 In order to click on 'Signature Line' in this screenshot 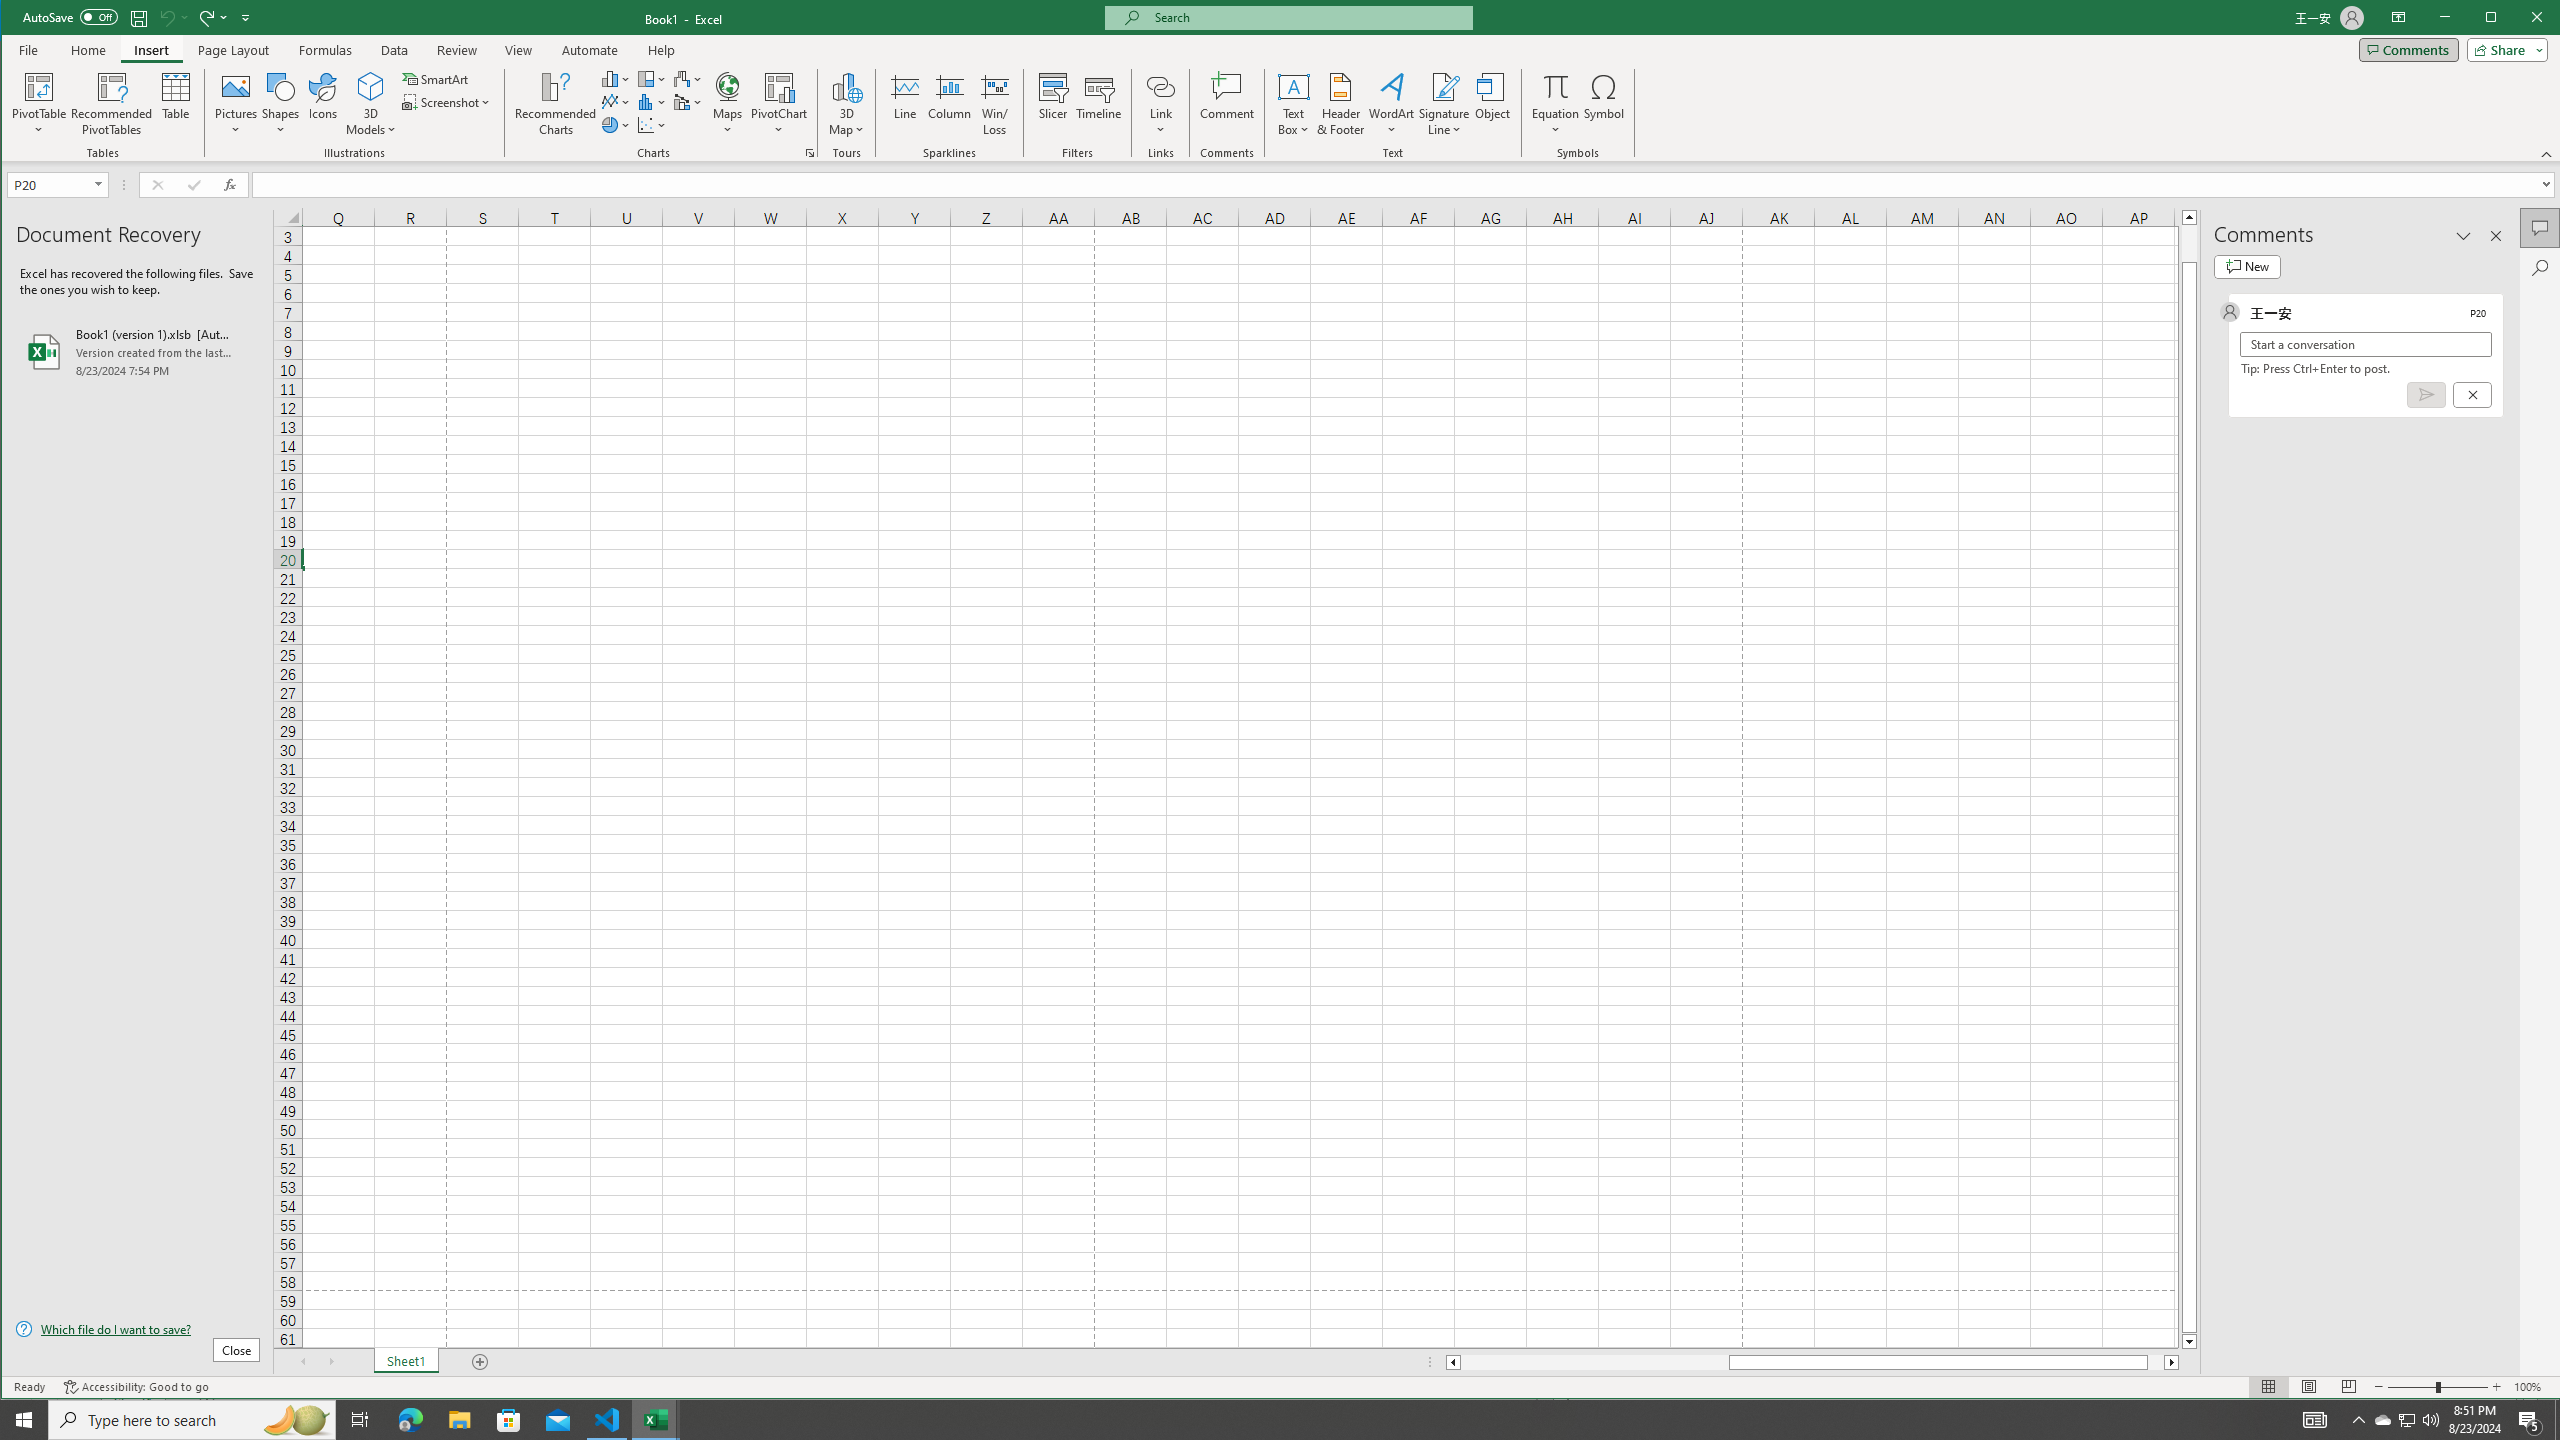, I will do `click(1444, 103)`.